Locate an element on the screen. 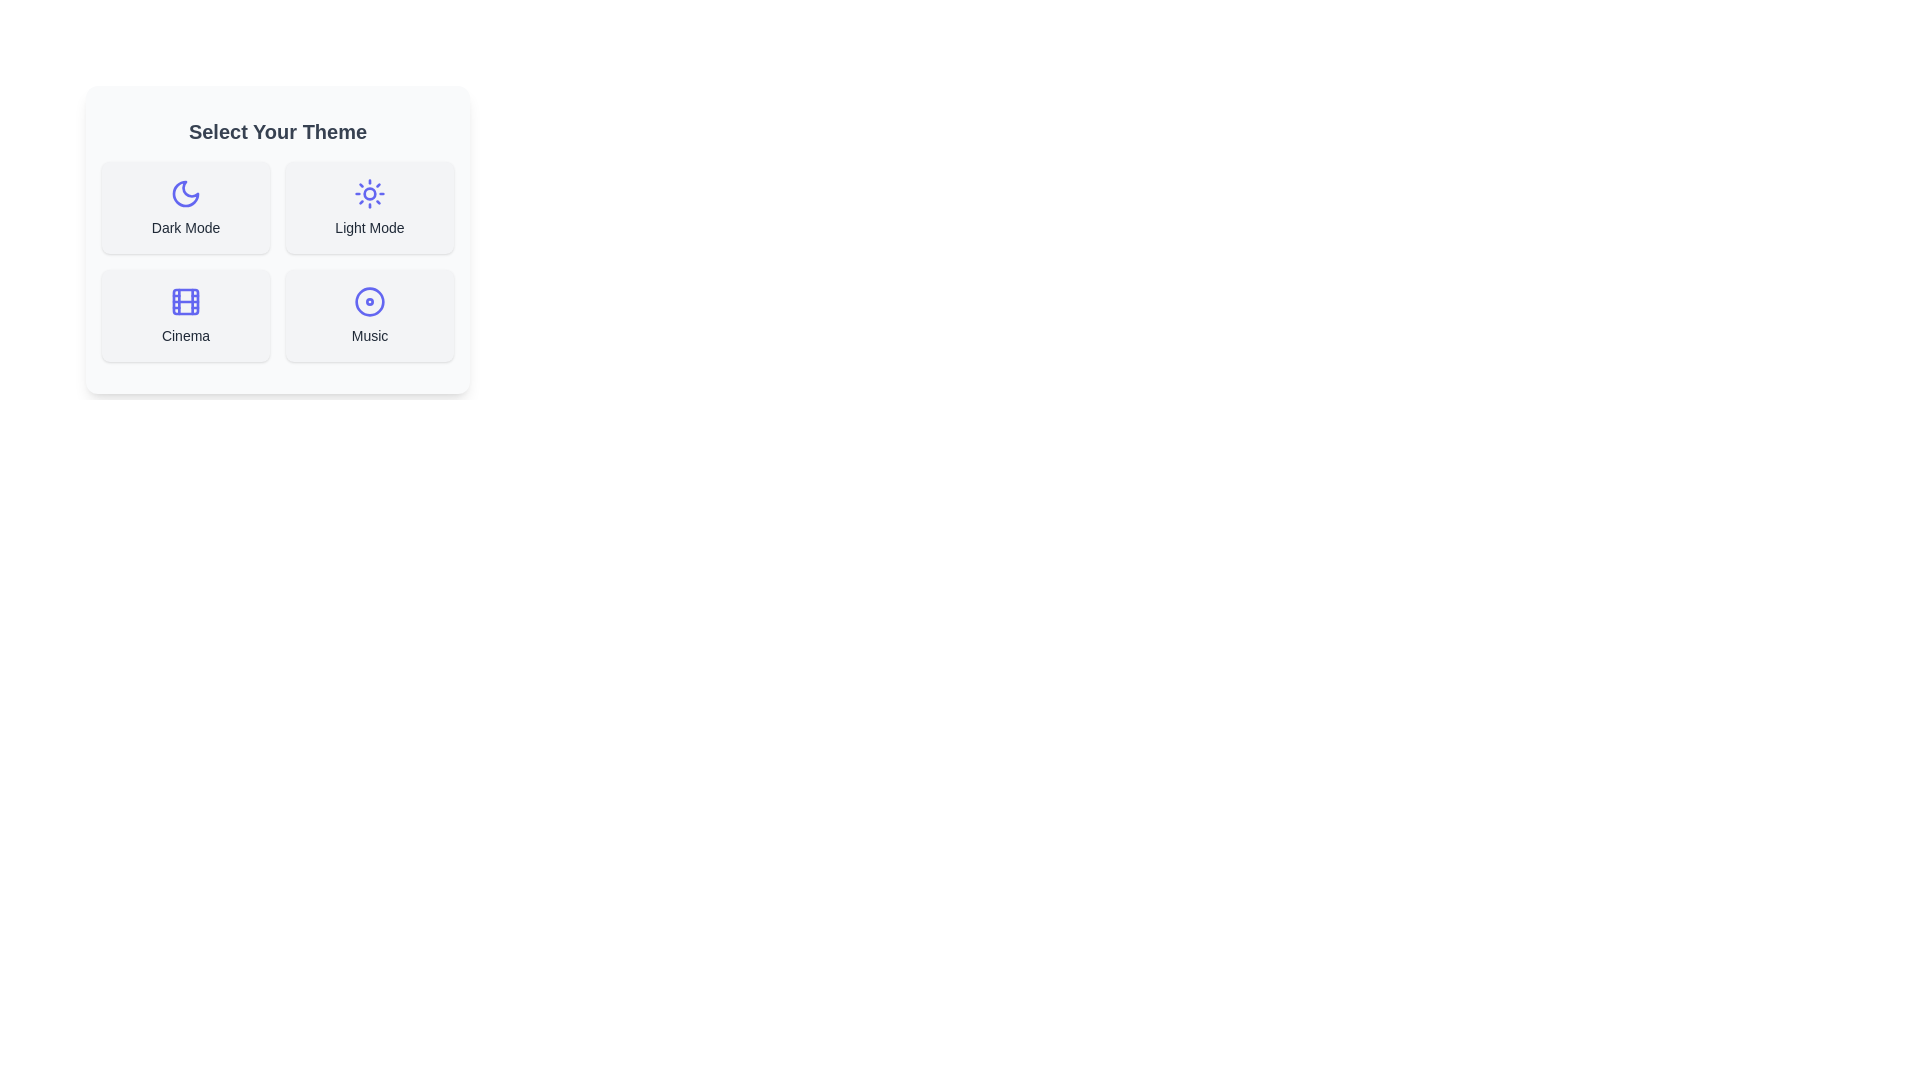 The height and width of the screenshot is (1080, 1920). the crescent moon-shaped icon inside the 'Dark Mode' button is located at coordinates (186, 193).